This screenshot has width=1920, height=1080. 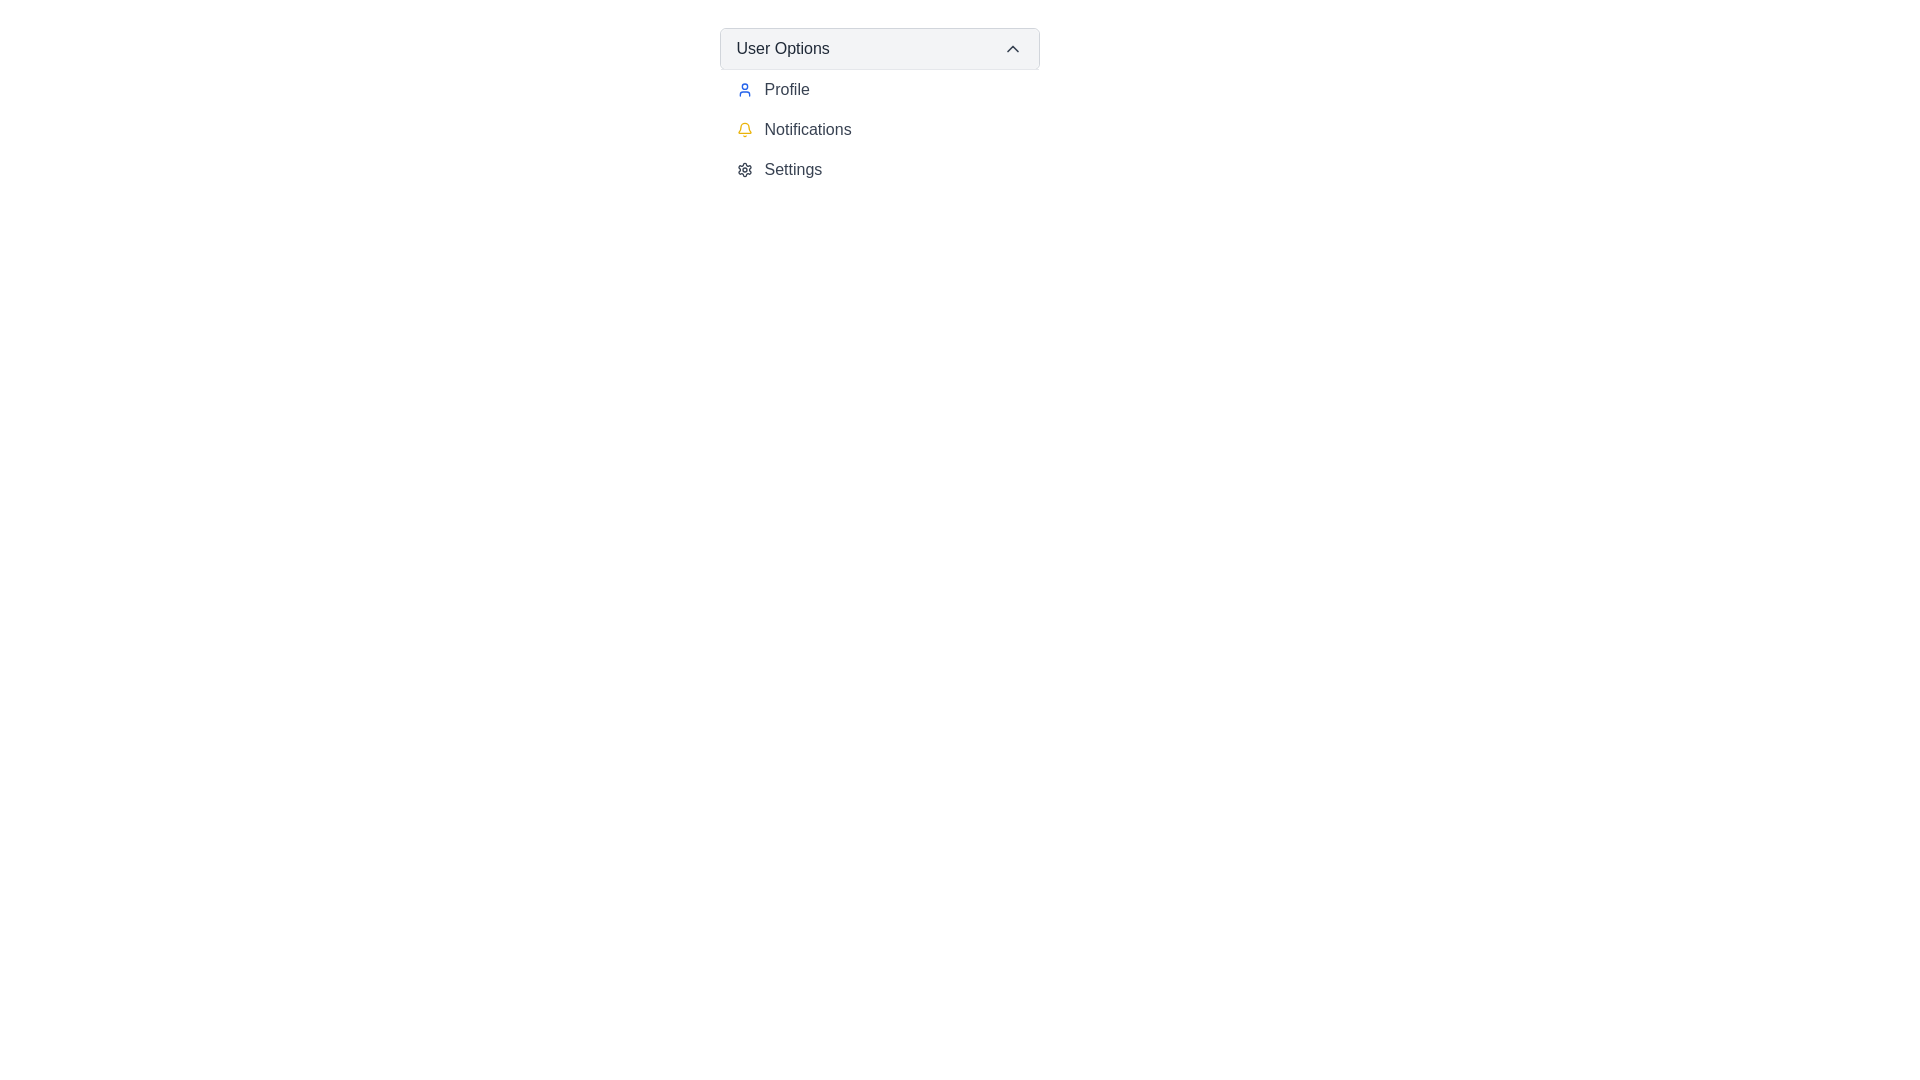 I want to click on the 'Settings' icon located to the left of the text 'Settings' in the user options menu, so click(x=743, y=168).